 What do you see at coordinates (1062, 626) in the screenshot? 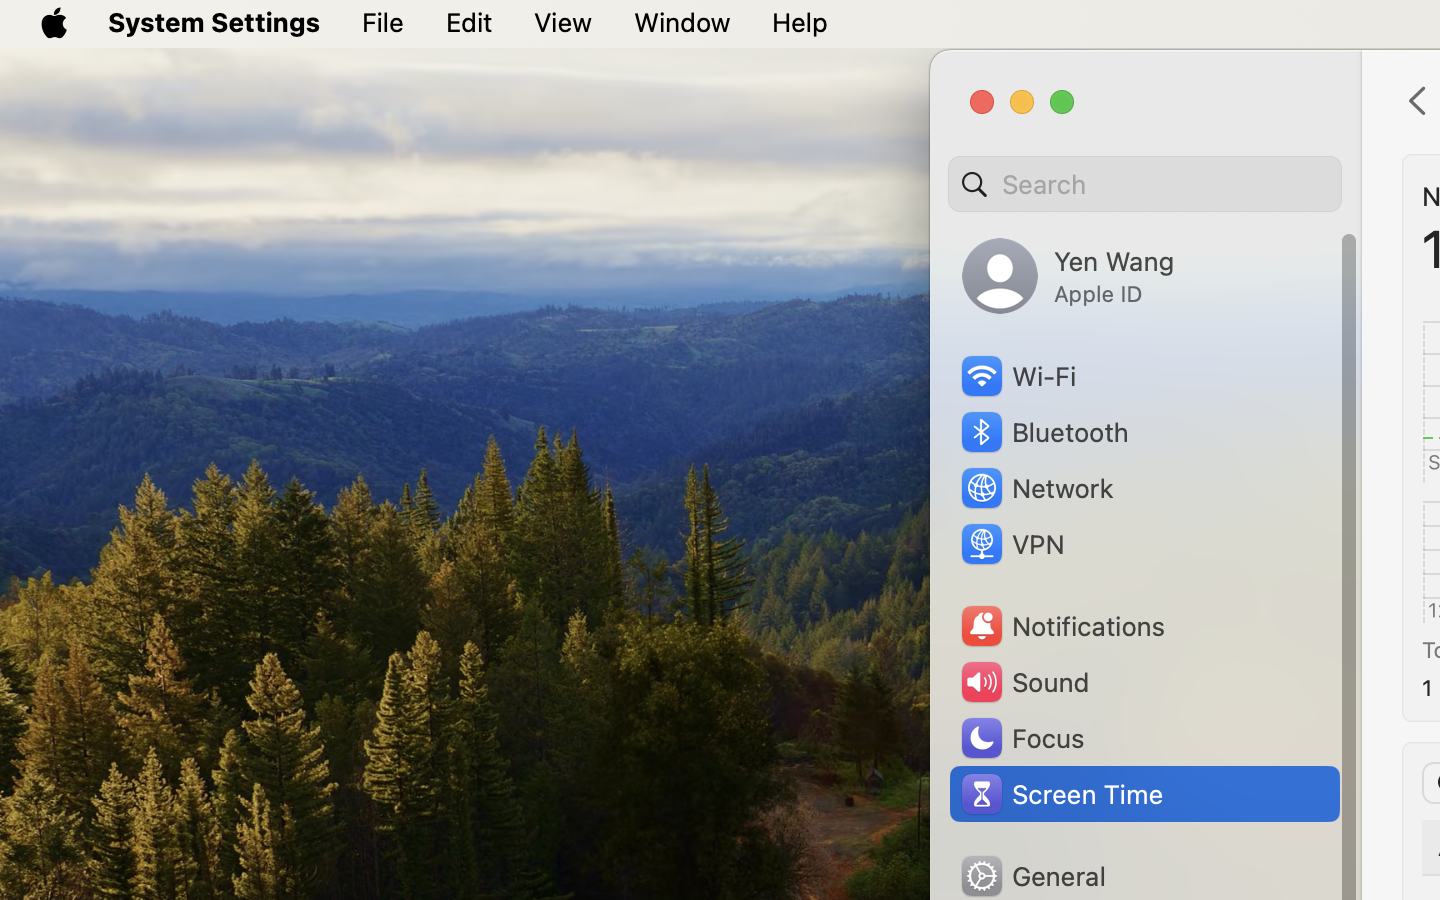
I see `'Notifications'` at bounding box center [1062, 626].